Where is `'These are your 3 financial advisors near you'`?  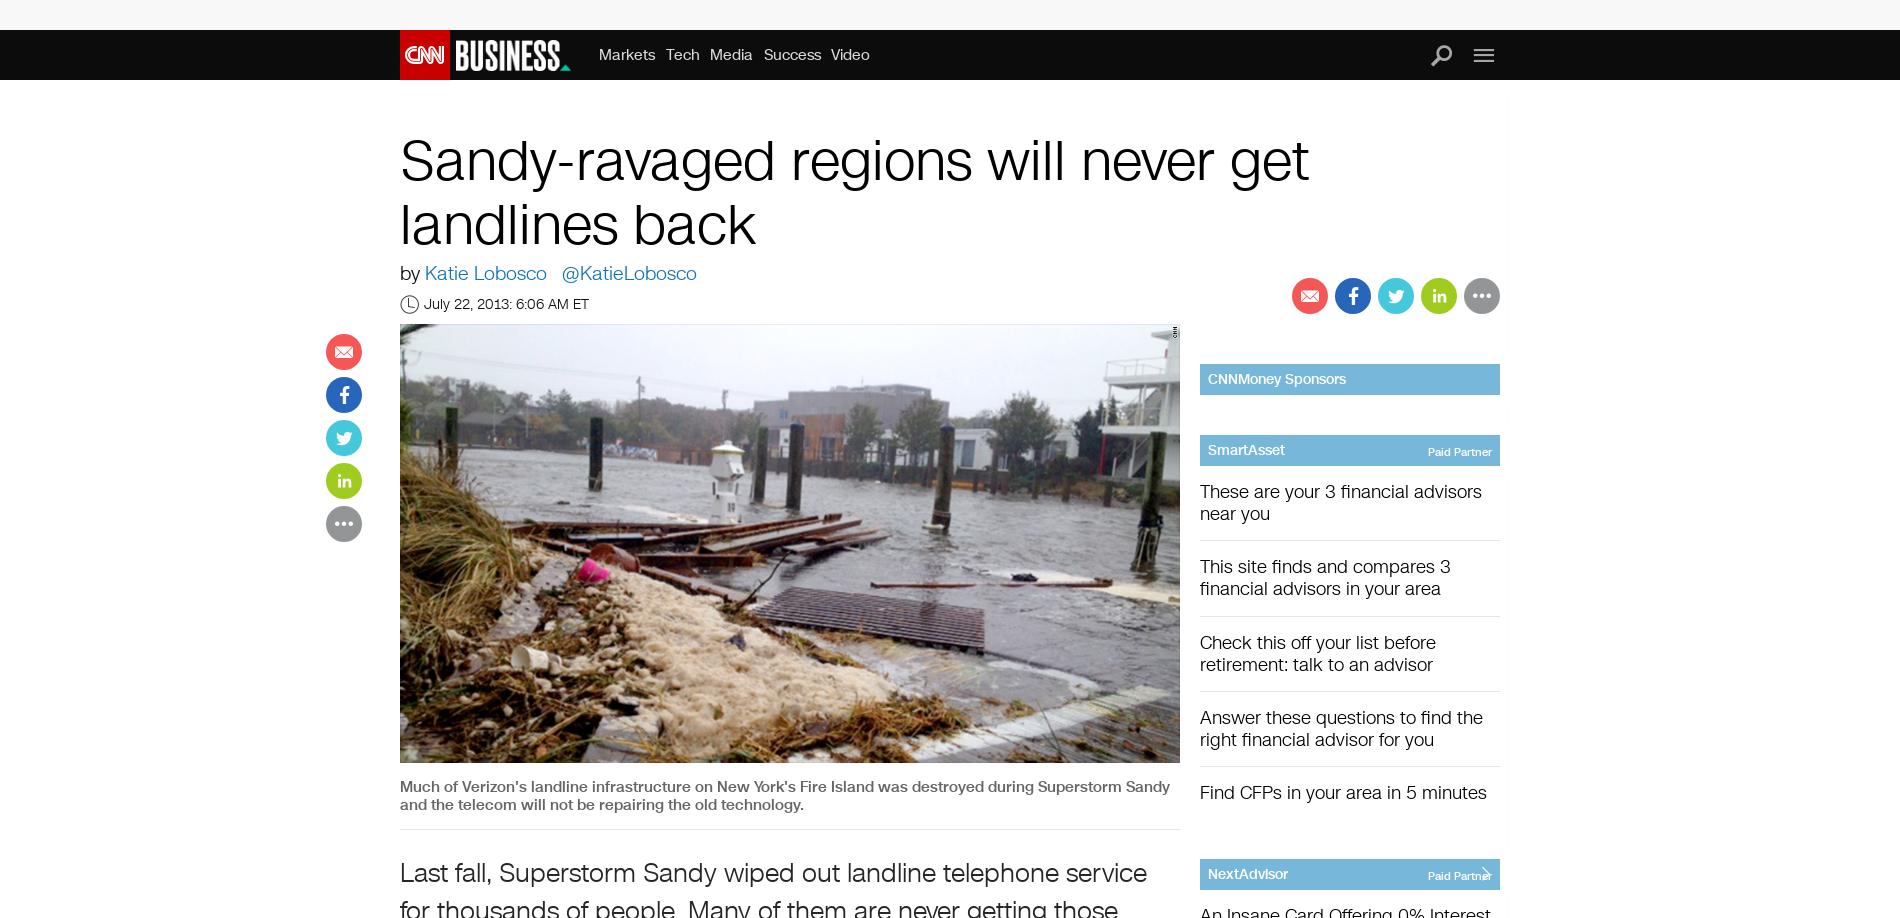 'These are your 3 financial advisors near you' is located at coordinates (1340, 502).